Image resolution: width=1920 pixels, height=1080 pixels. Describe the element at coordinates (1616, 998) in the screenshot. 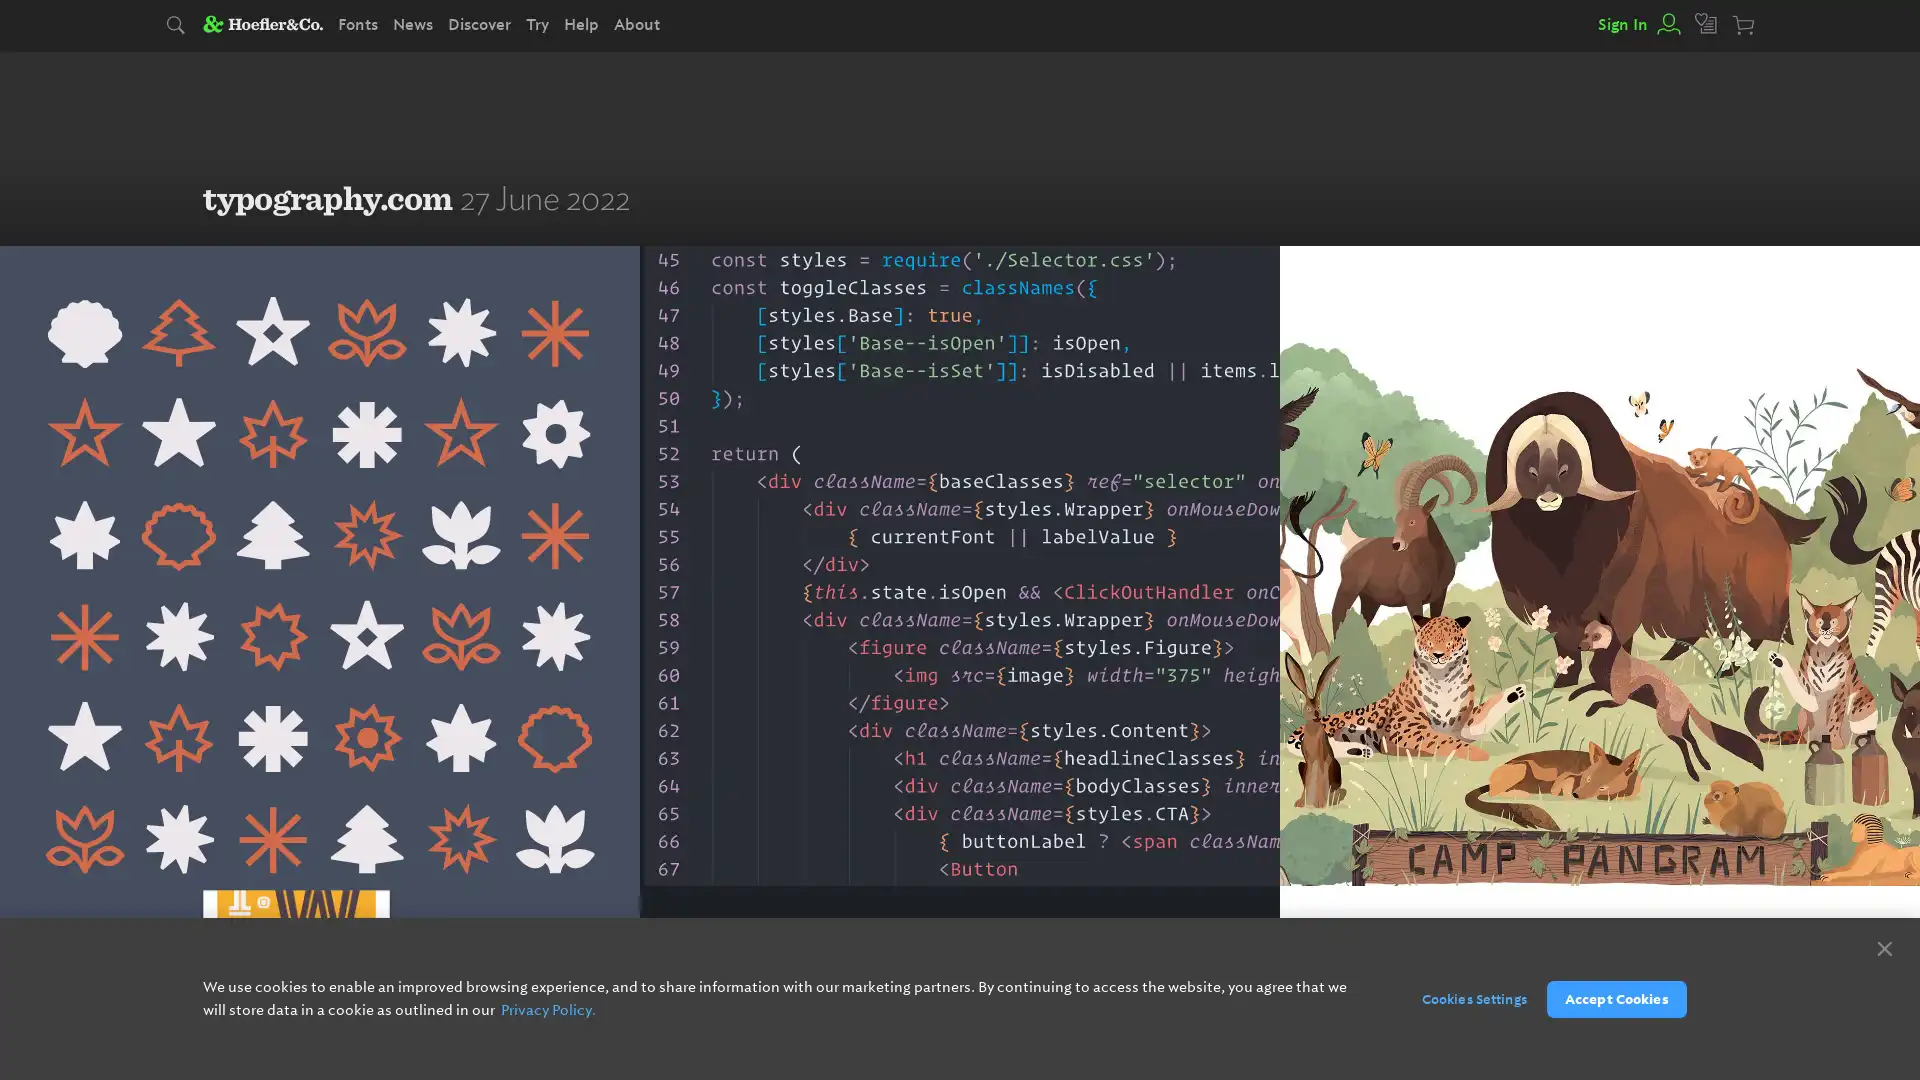

I see `Accept Cookies` at that location.